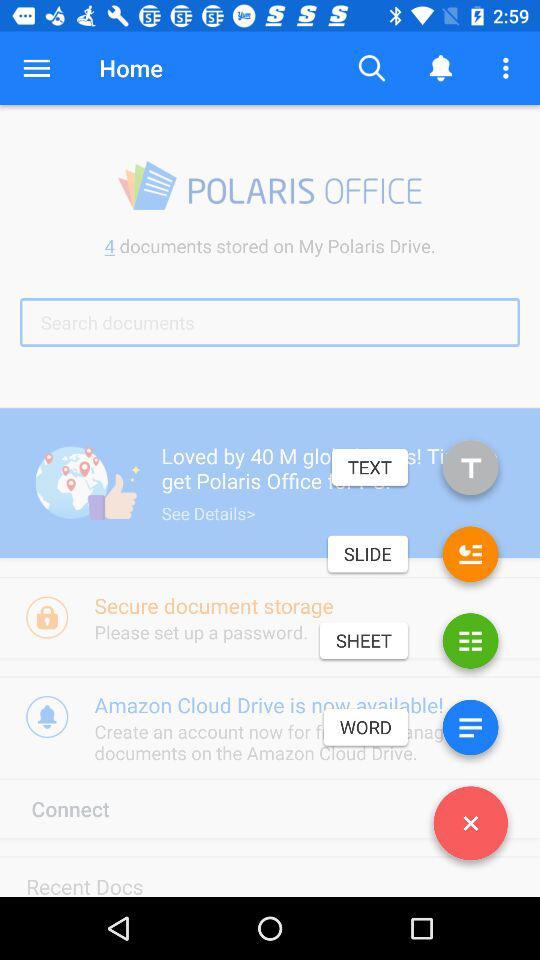  I want to click on open slideshow, so click(470, 558).